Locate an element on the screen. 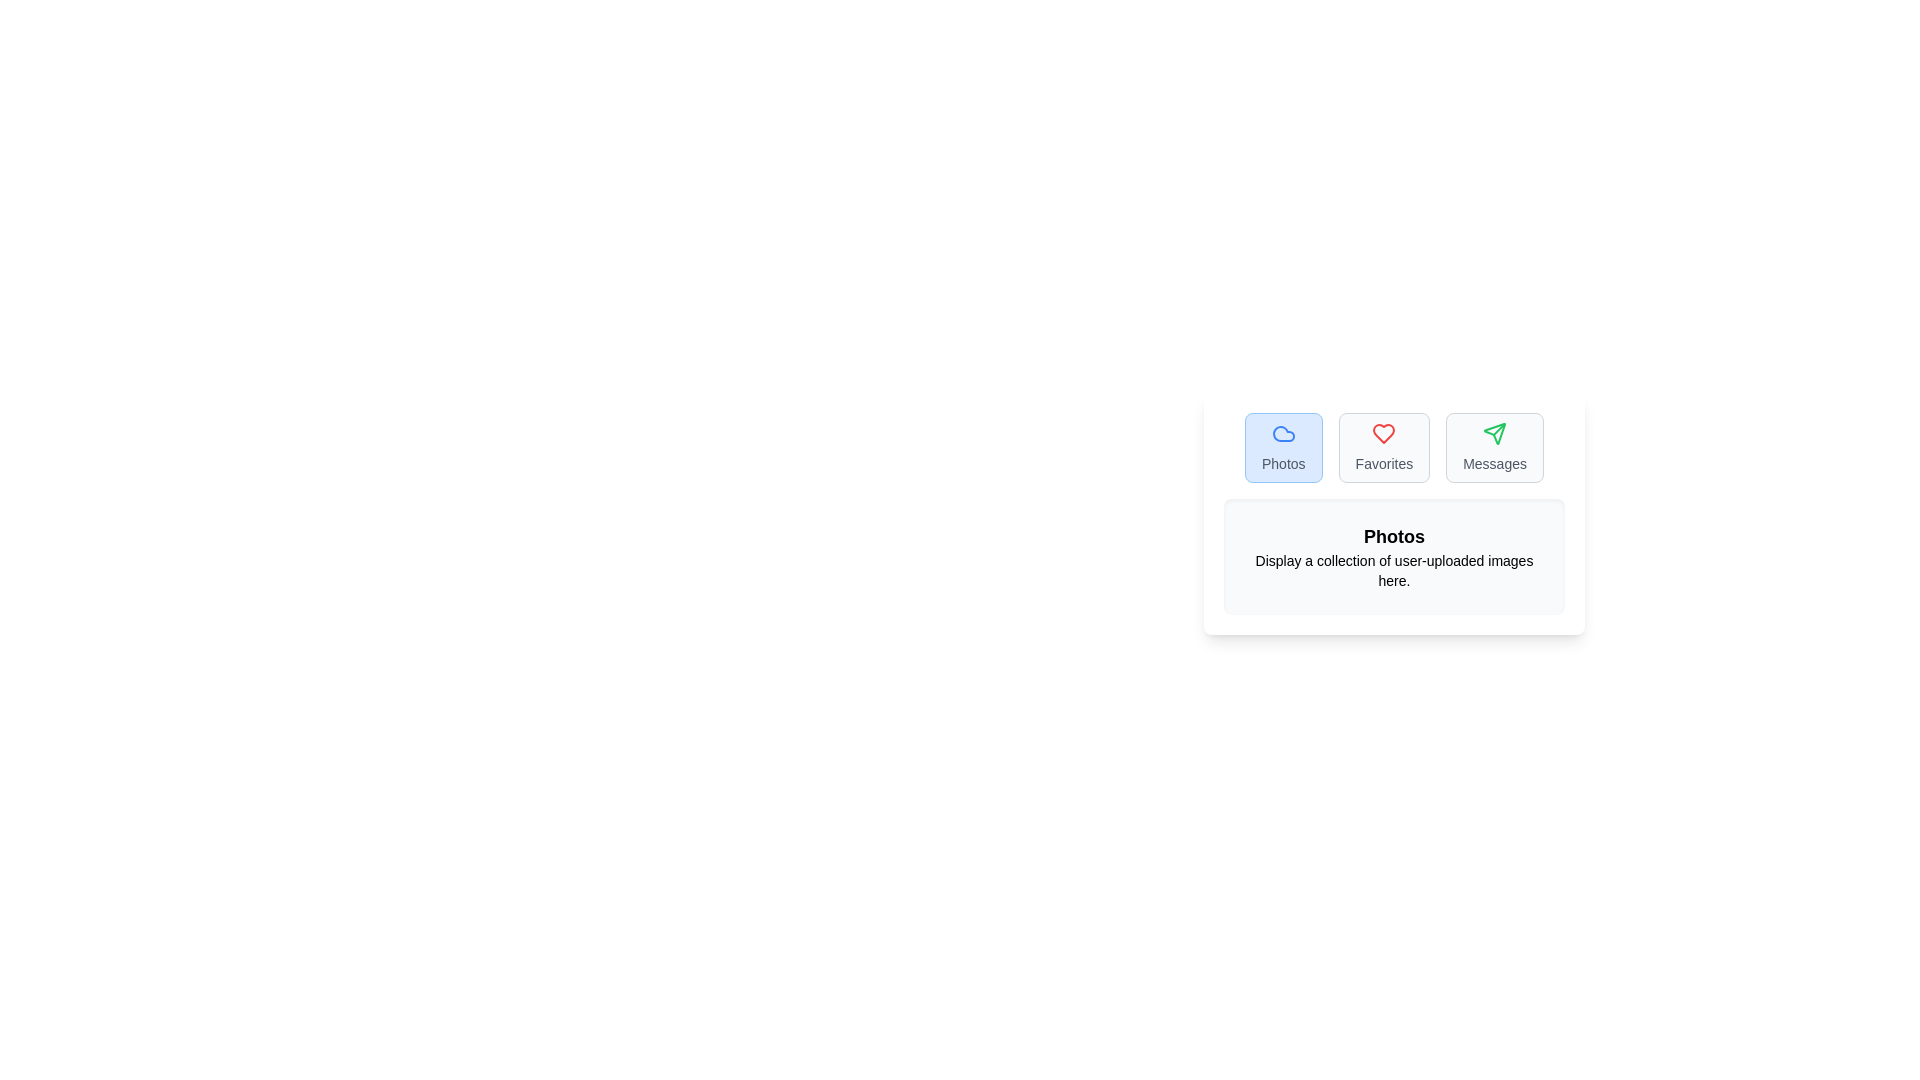 This screenshot has width=1920, height=1080. static informational text displaying 'Display a collection of user-uploaded images here.' for debugging purposes, located in the lower half of the 'Photos' section is located at coordinates (1393, 570).